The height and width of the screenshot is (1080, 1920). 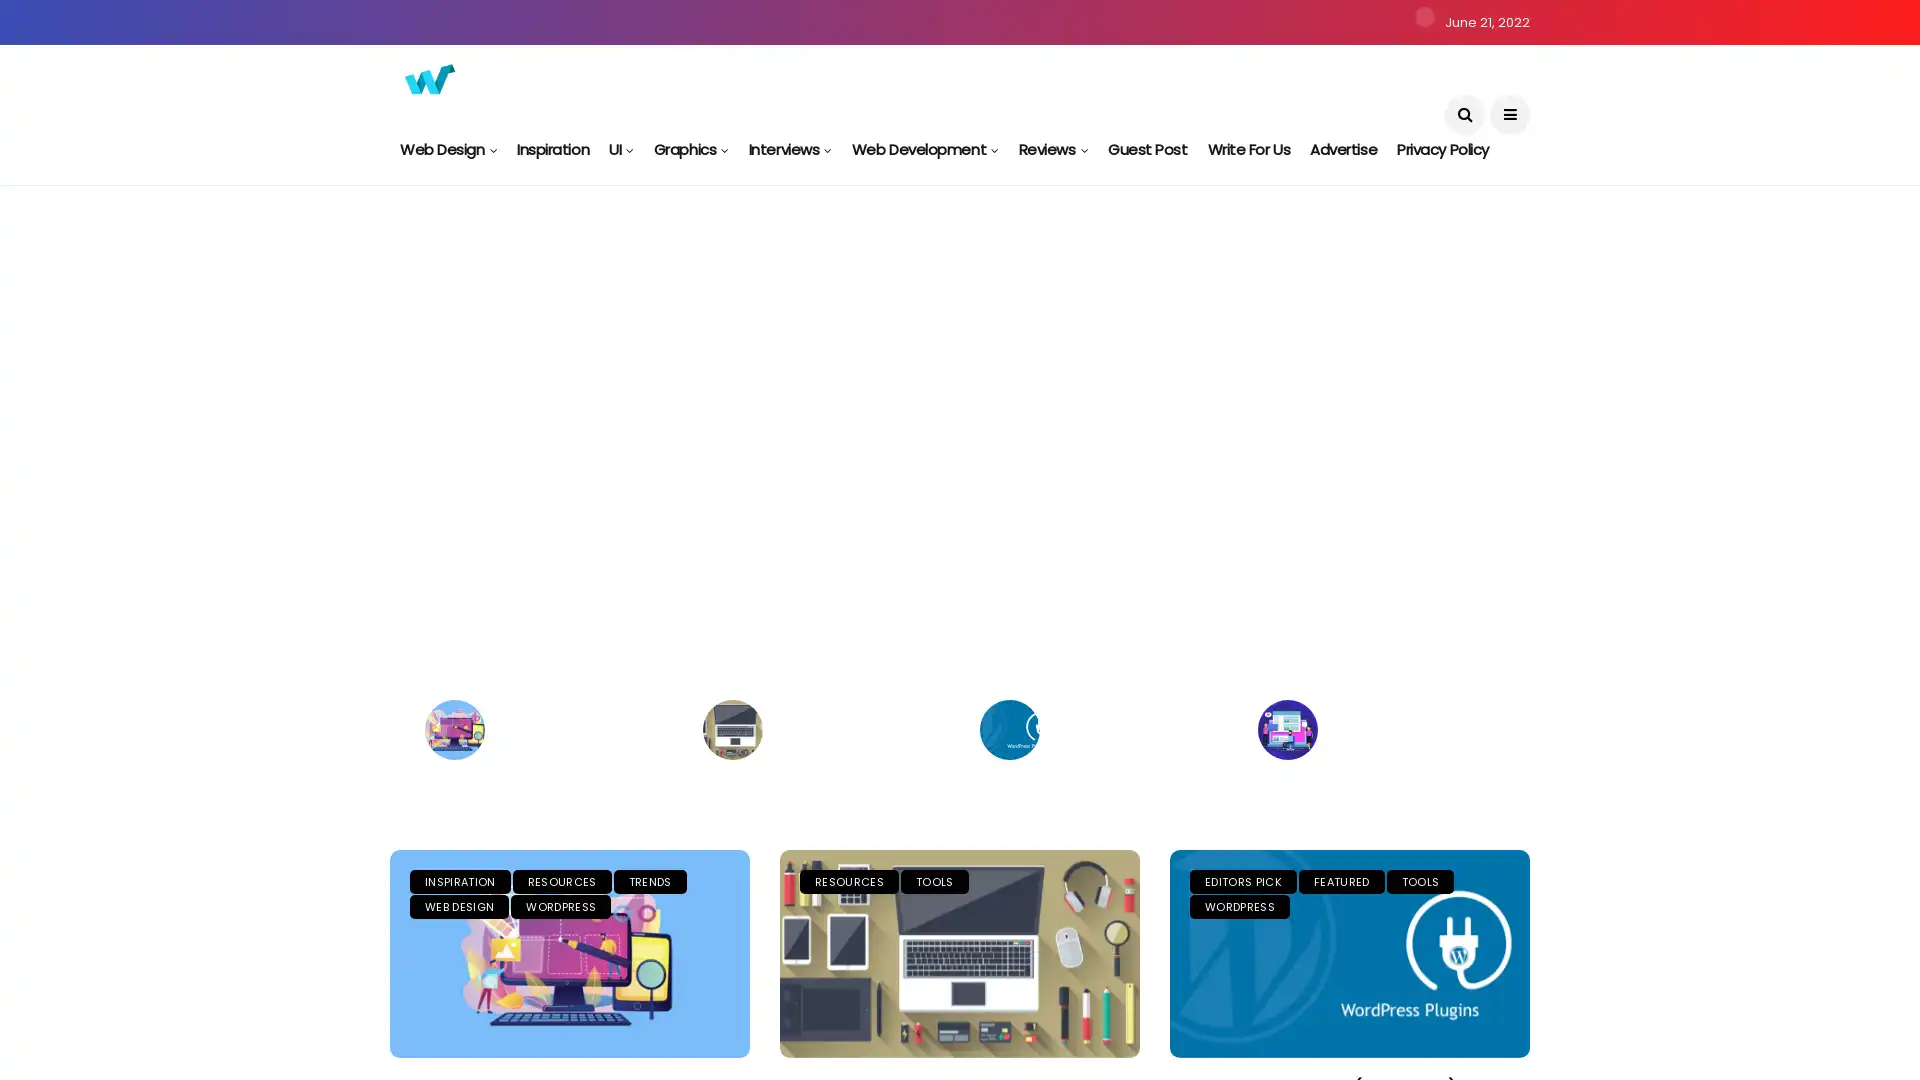 What do you see at coordinates (1884, 1007) in the screenshot?
I see `Close Ad` at bounding box center [1884, 1007].